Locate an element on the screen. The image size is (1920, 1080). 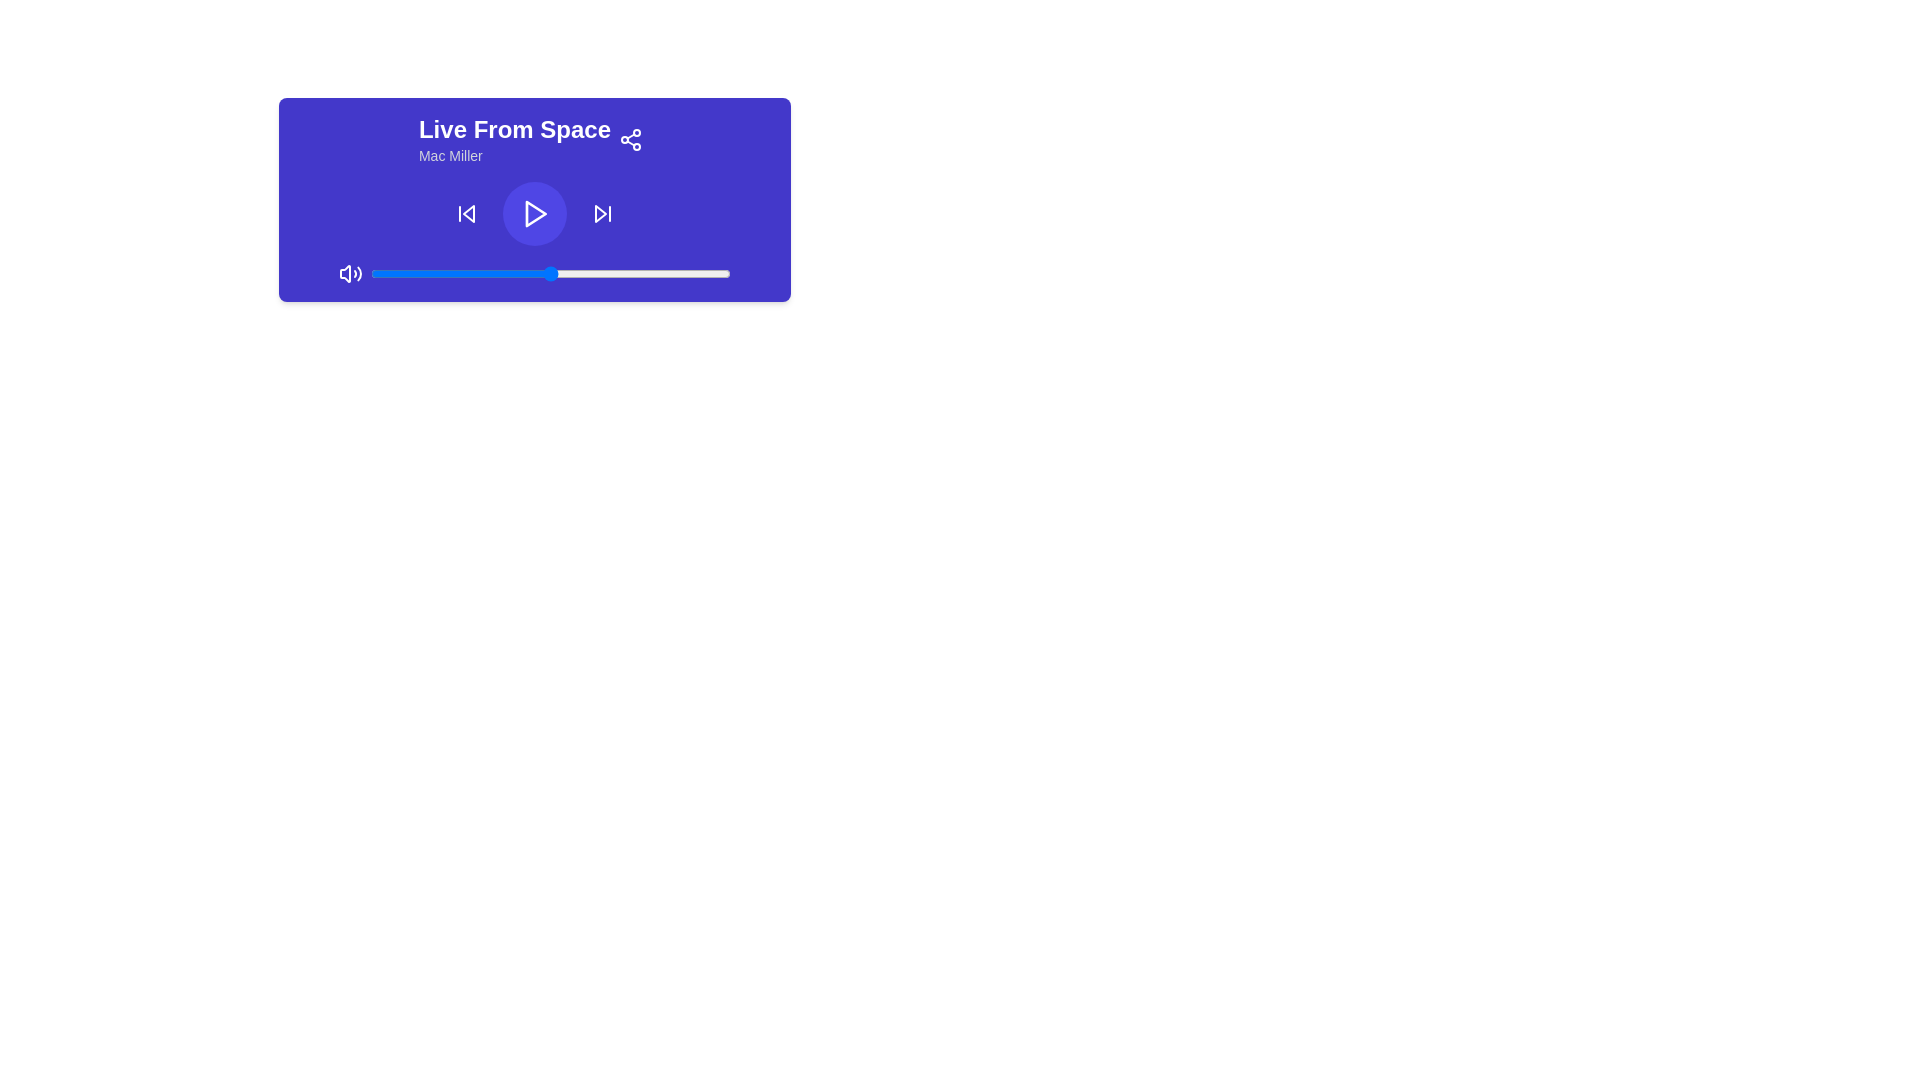
the outer sound wave decorative graphical element, which is the third and outermost curve from the left within the volume icon on the player's control interface is located at coordinates (359, 273).